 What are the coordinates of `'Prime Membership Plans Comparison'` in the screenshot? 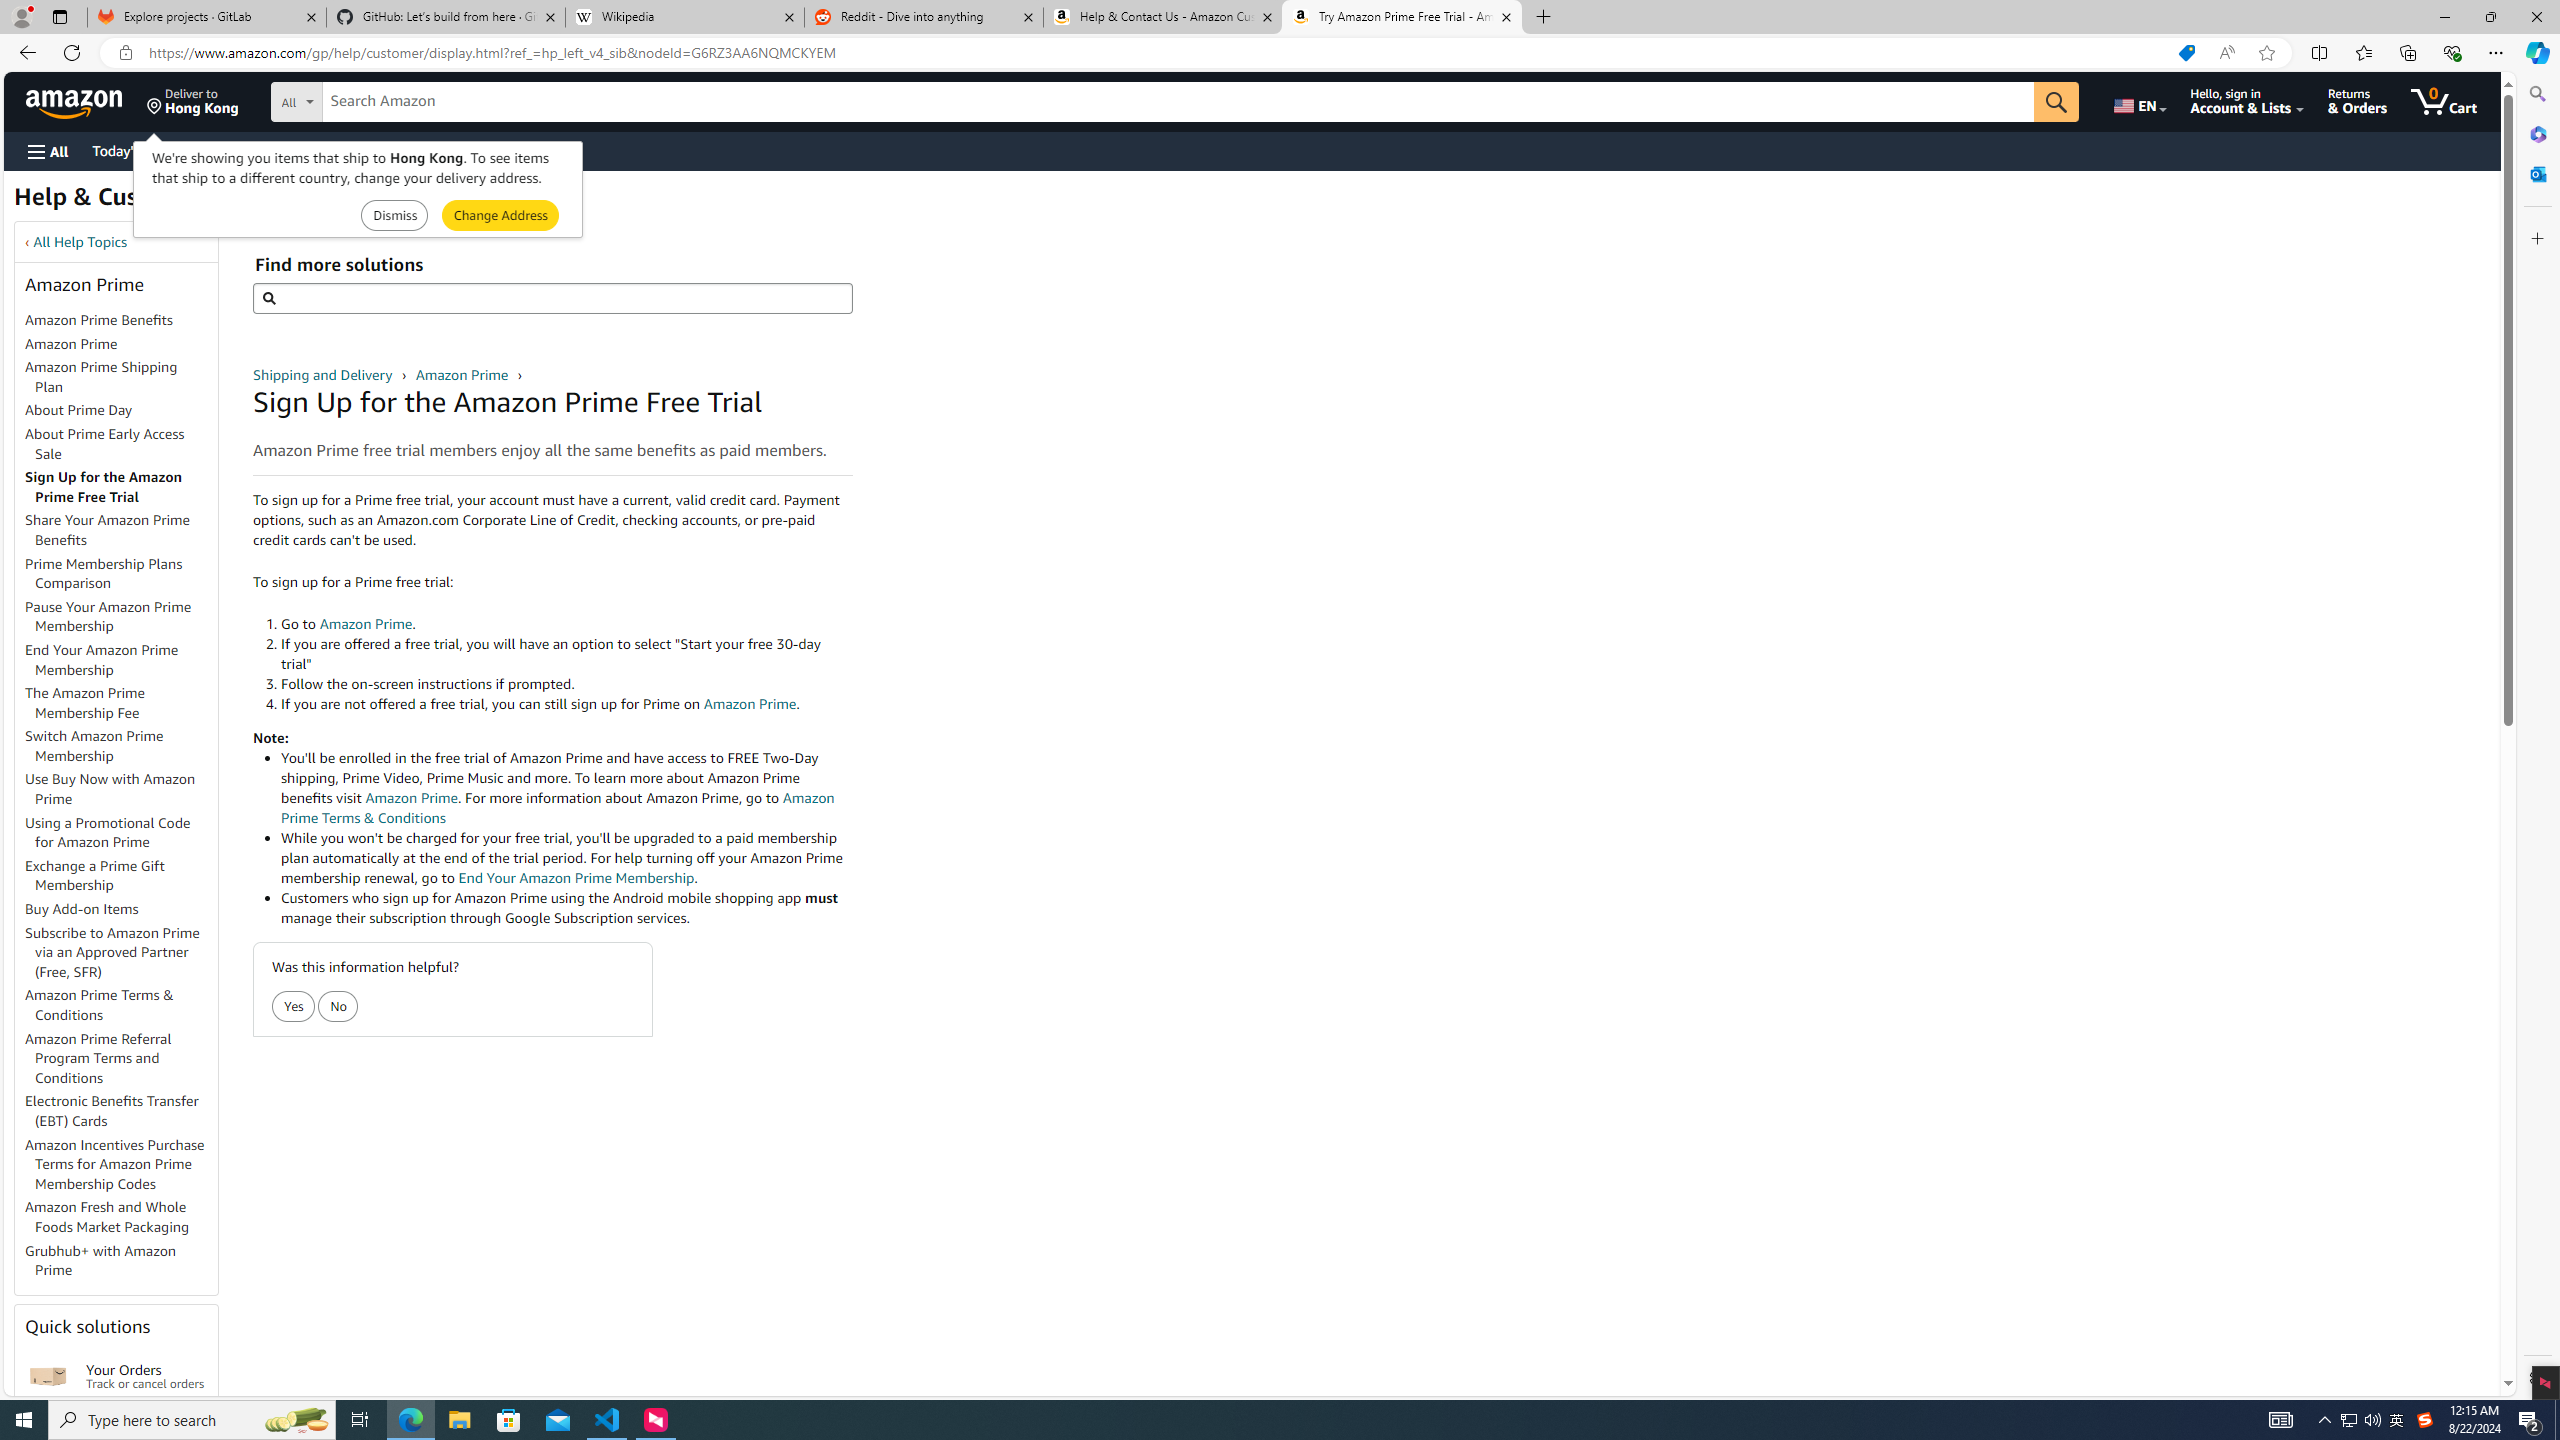 It's located at (121, 572).